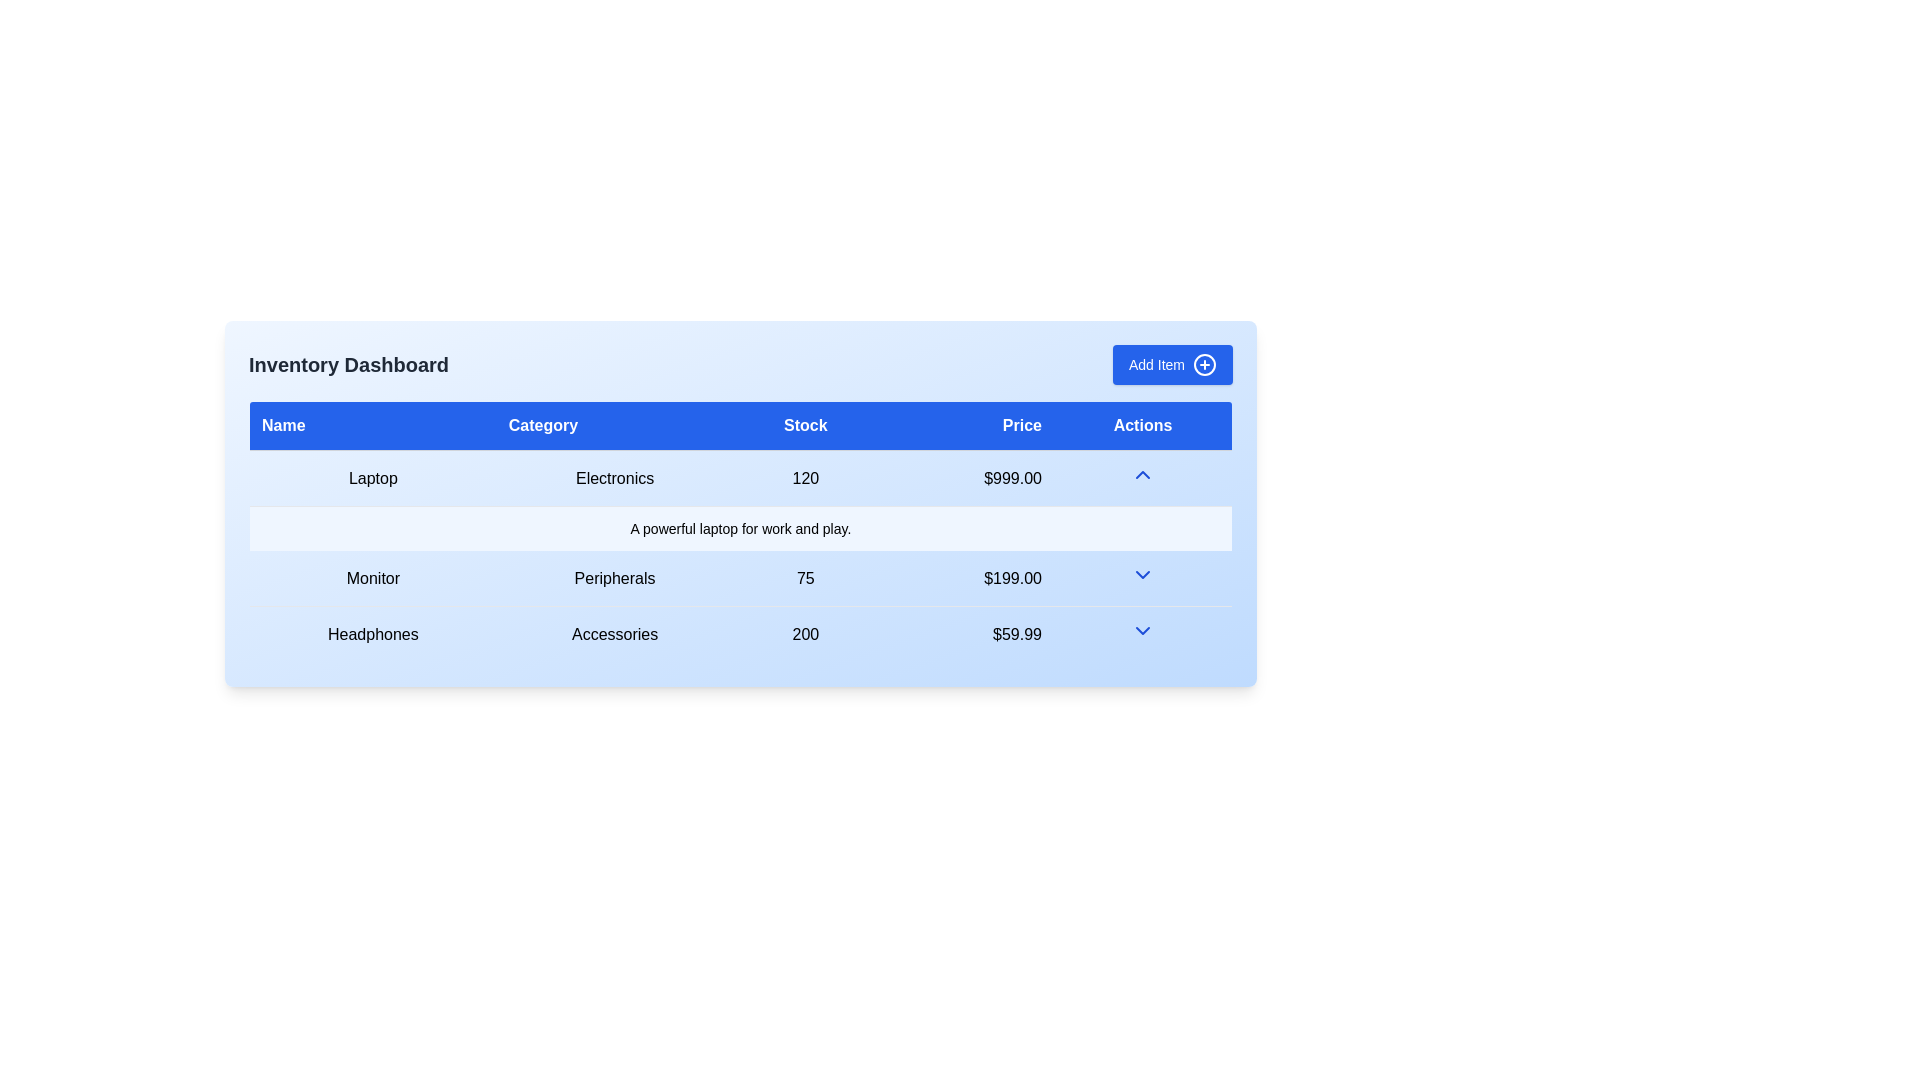 The image size is (1920, 1080). What do you see at coordinates (805, 478) in the screenshot?
I see `the static text label displaying the number '120' in the third column of the first data row under the column header 'Stock'` at bounding box center [805, 478].